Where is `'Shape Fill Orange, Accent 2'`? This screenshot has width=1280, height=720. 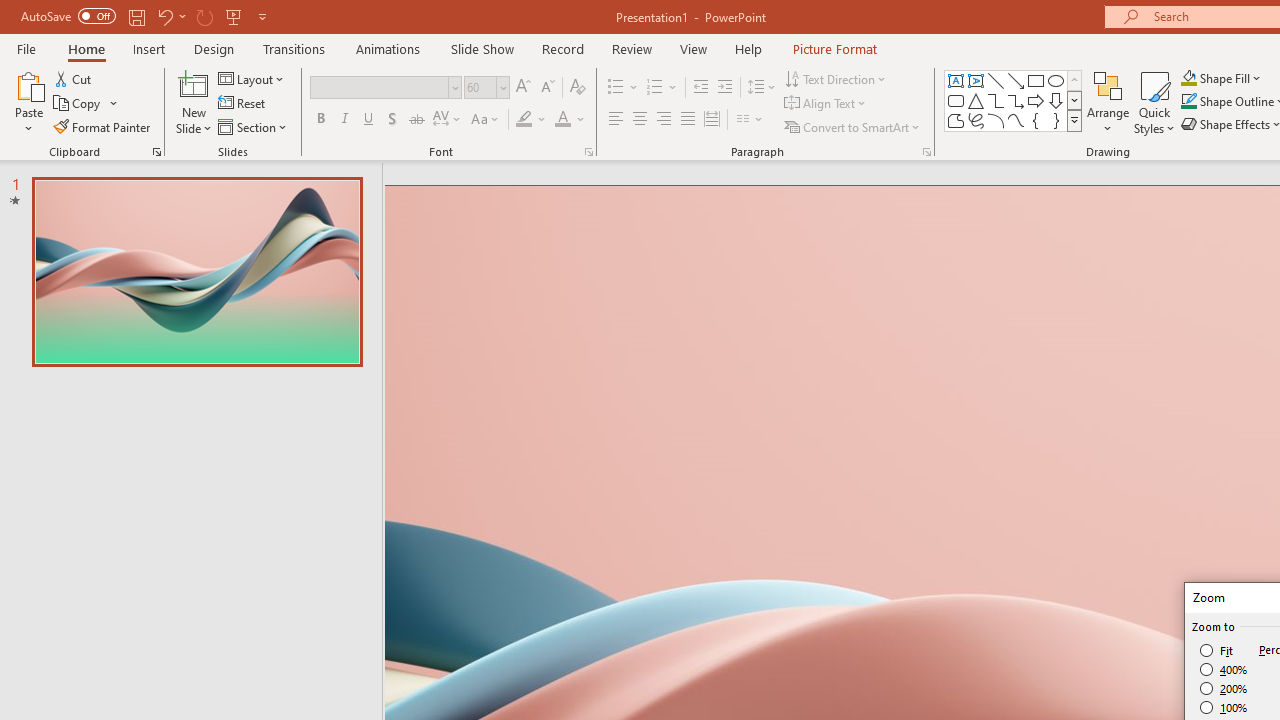
'Shape Fill Orange, Accent 2' is located at coordinates (1189, 77).